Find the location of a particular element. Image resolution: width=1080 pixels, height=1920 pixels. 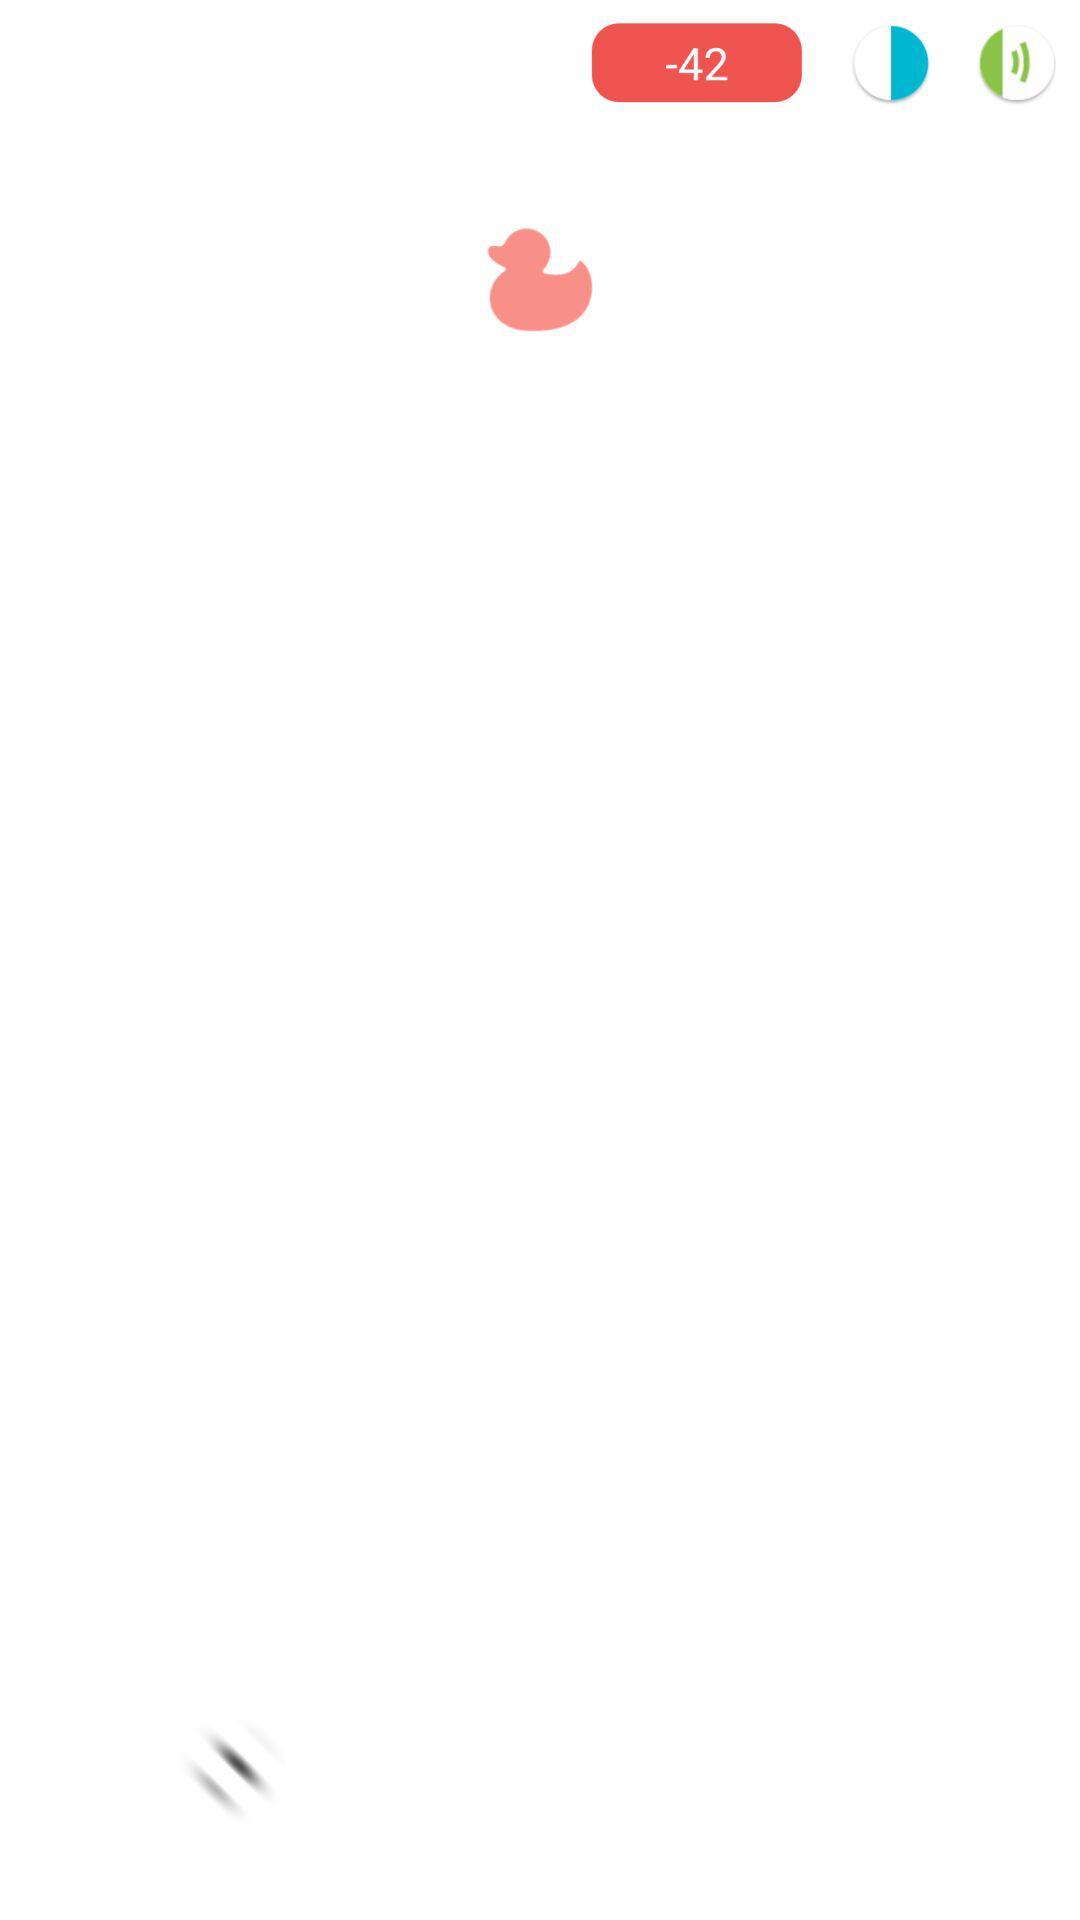

the volume icon is located at coordinates (1017, 62).